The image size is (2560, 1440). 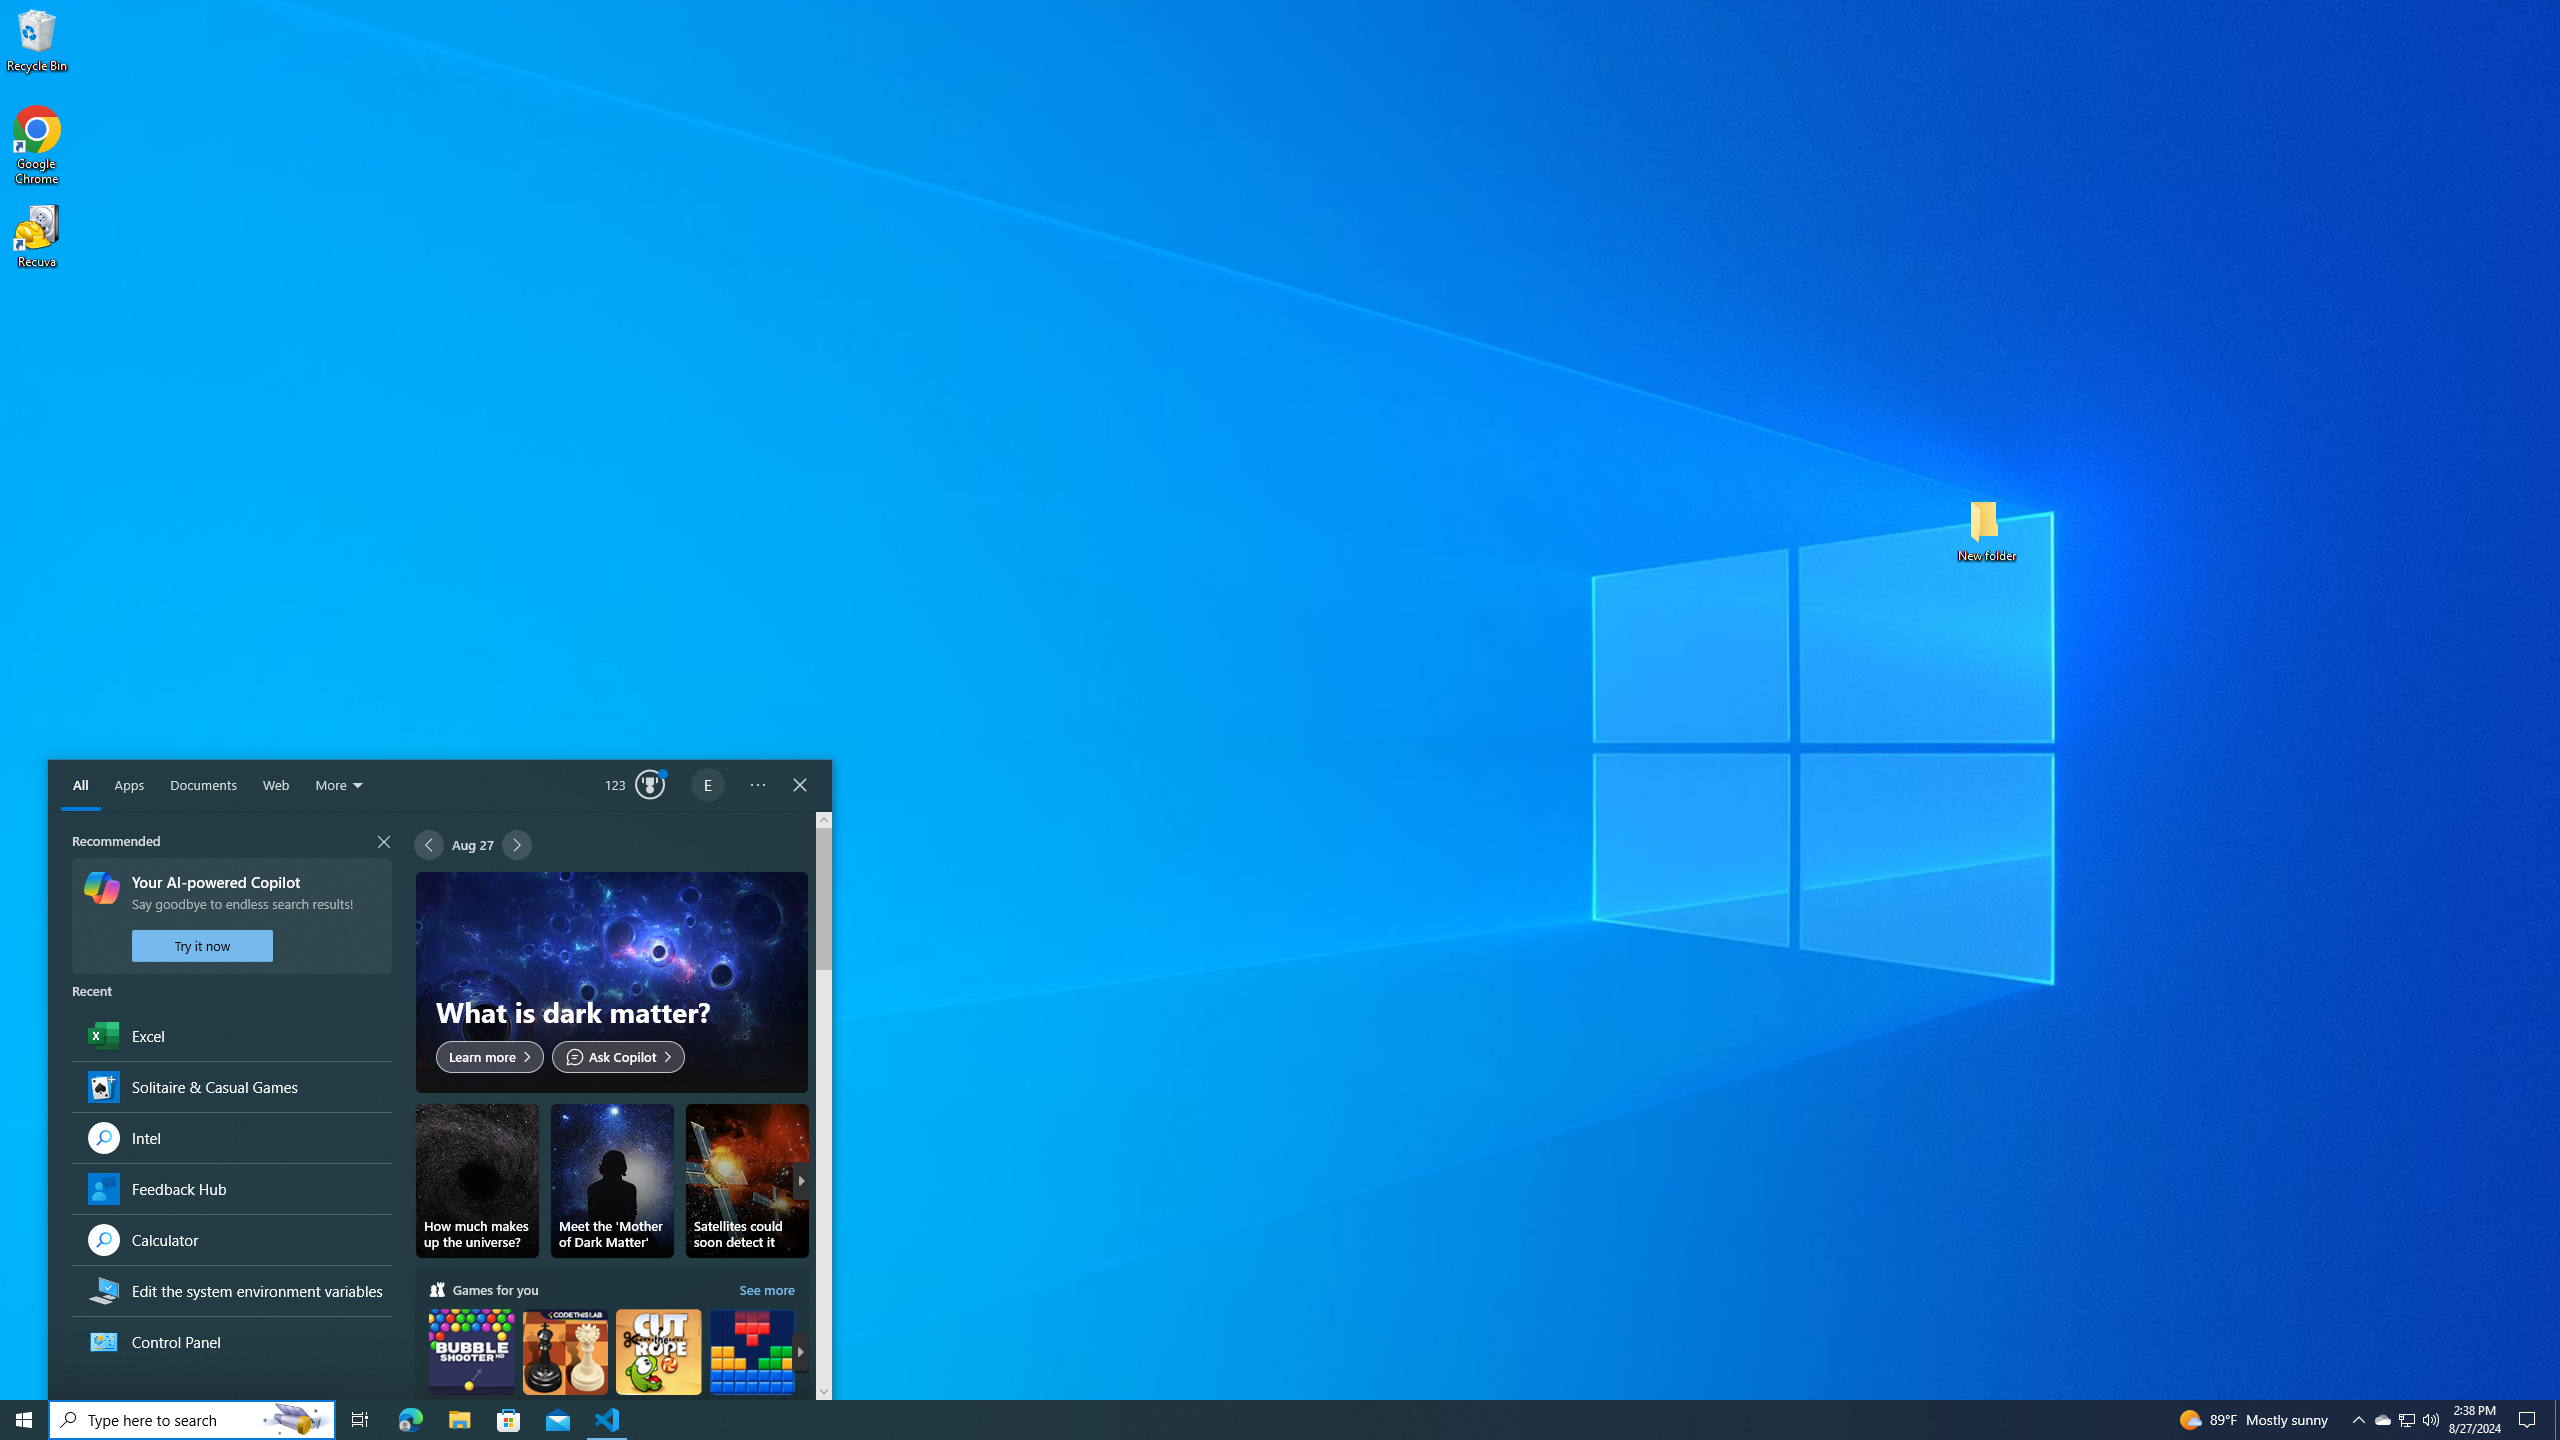 What do you see at coordinates (231, 915) in the screenshot?
I see `'Your AI-powered CopilotTry it now'` at bounding box center [231, 915].